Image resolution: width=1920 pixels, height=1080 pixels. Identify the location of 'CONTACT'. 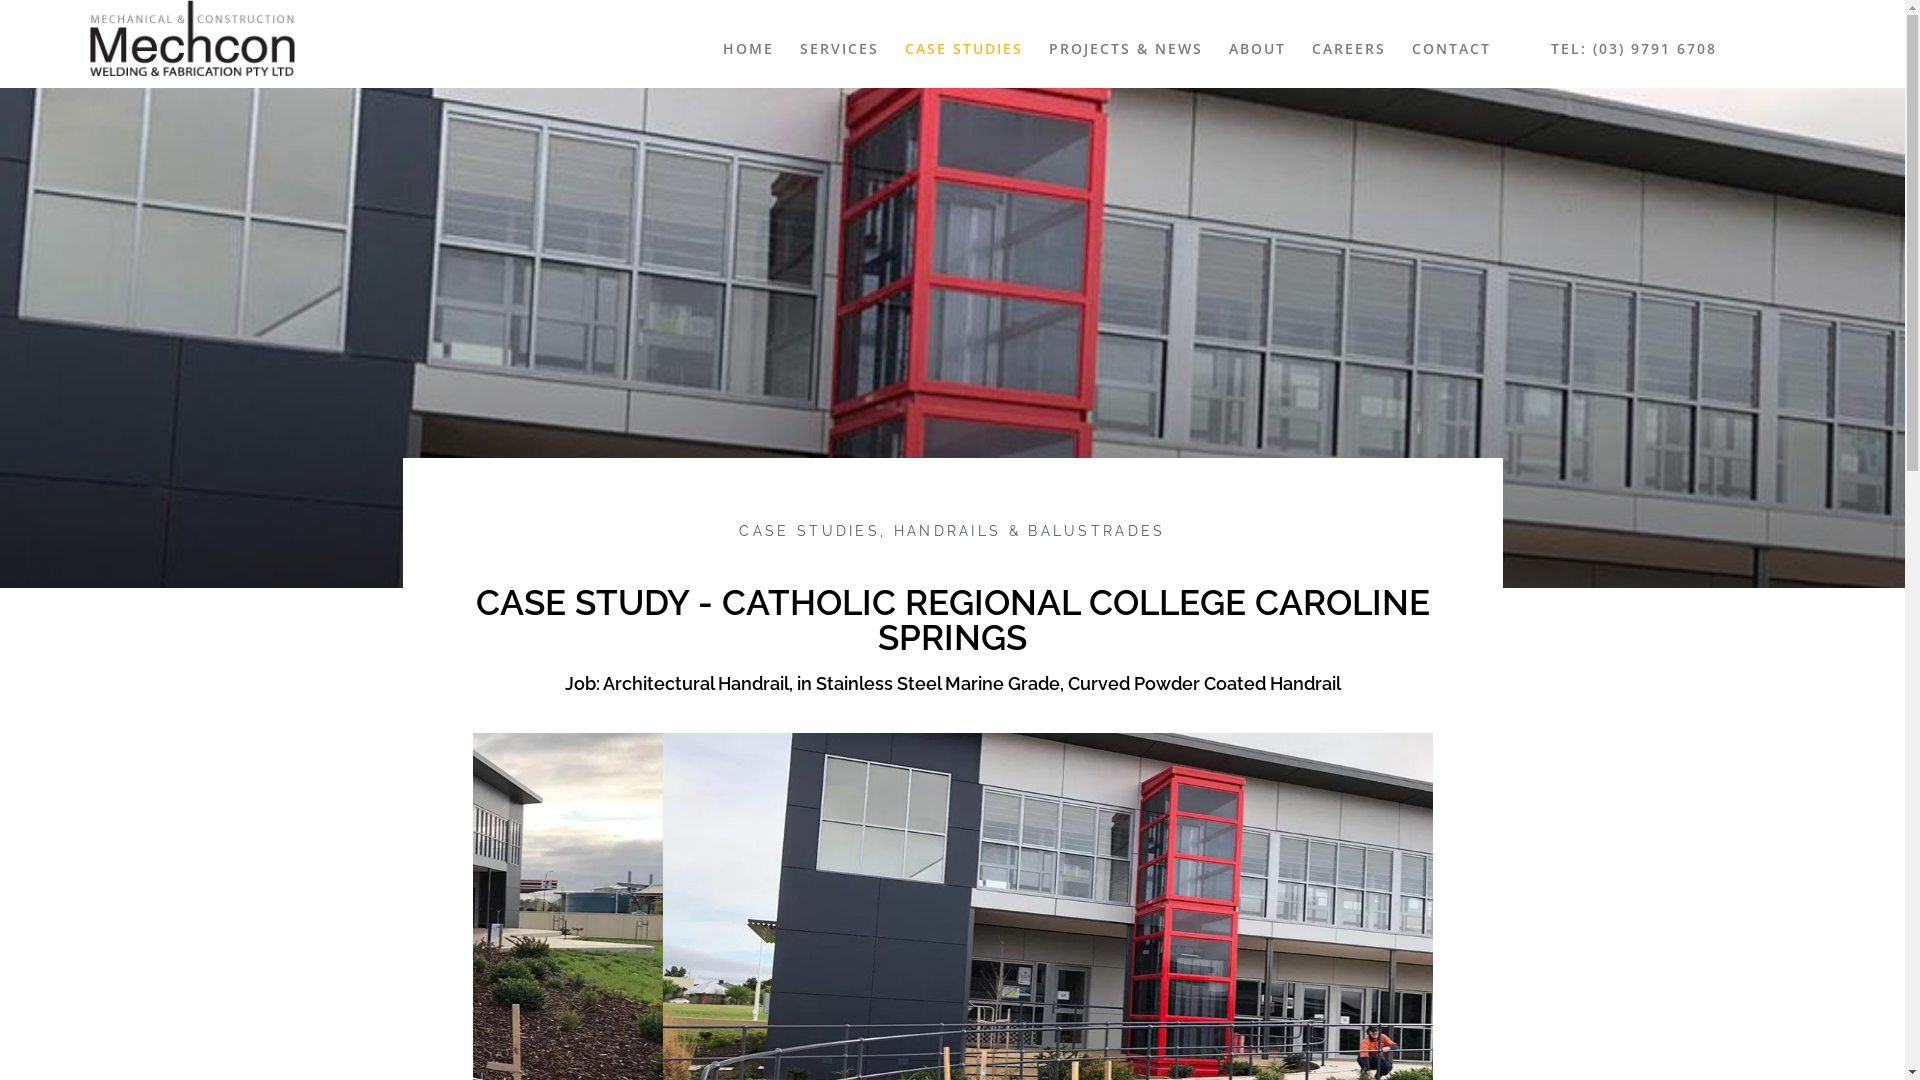
(1400, 48).